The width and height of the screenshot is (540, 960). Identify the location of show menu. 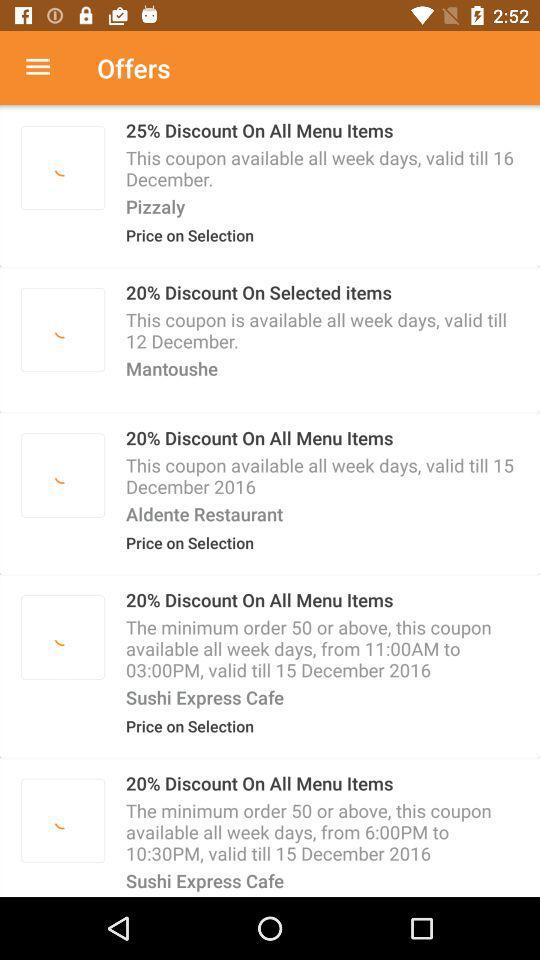
(48, 68).